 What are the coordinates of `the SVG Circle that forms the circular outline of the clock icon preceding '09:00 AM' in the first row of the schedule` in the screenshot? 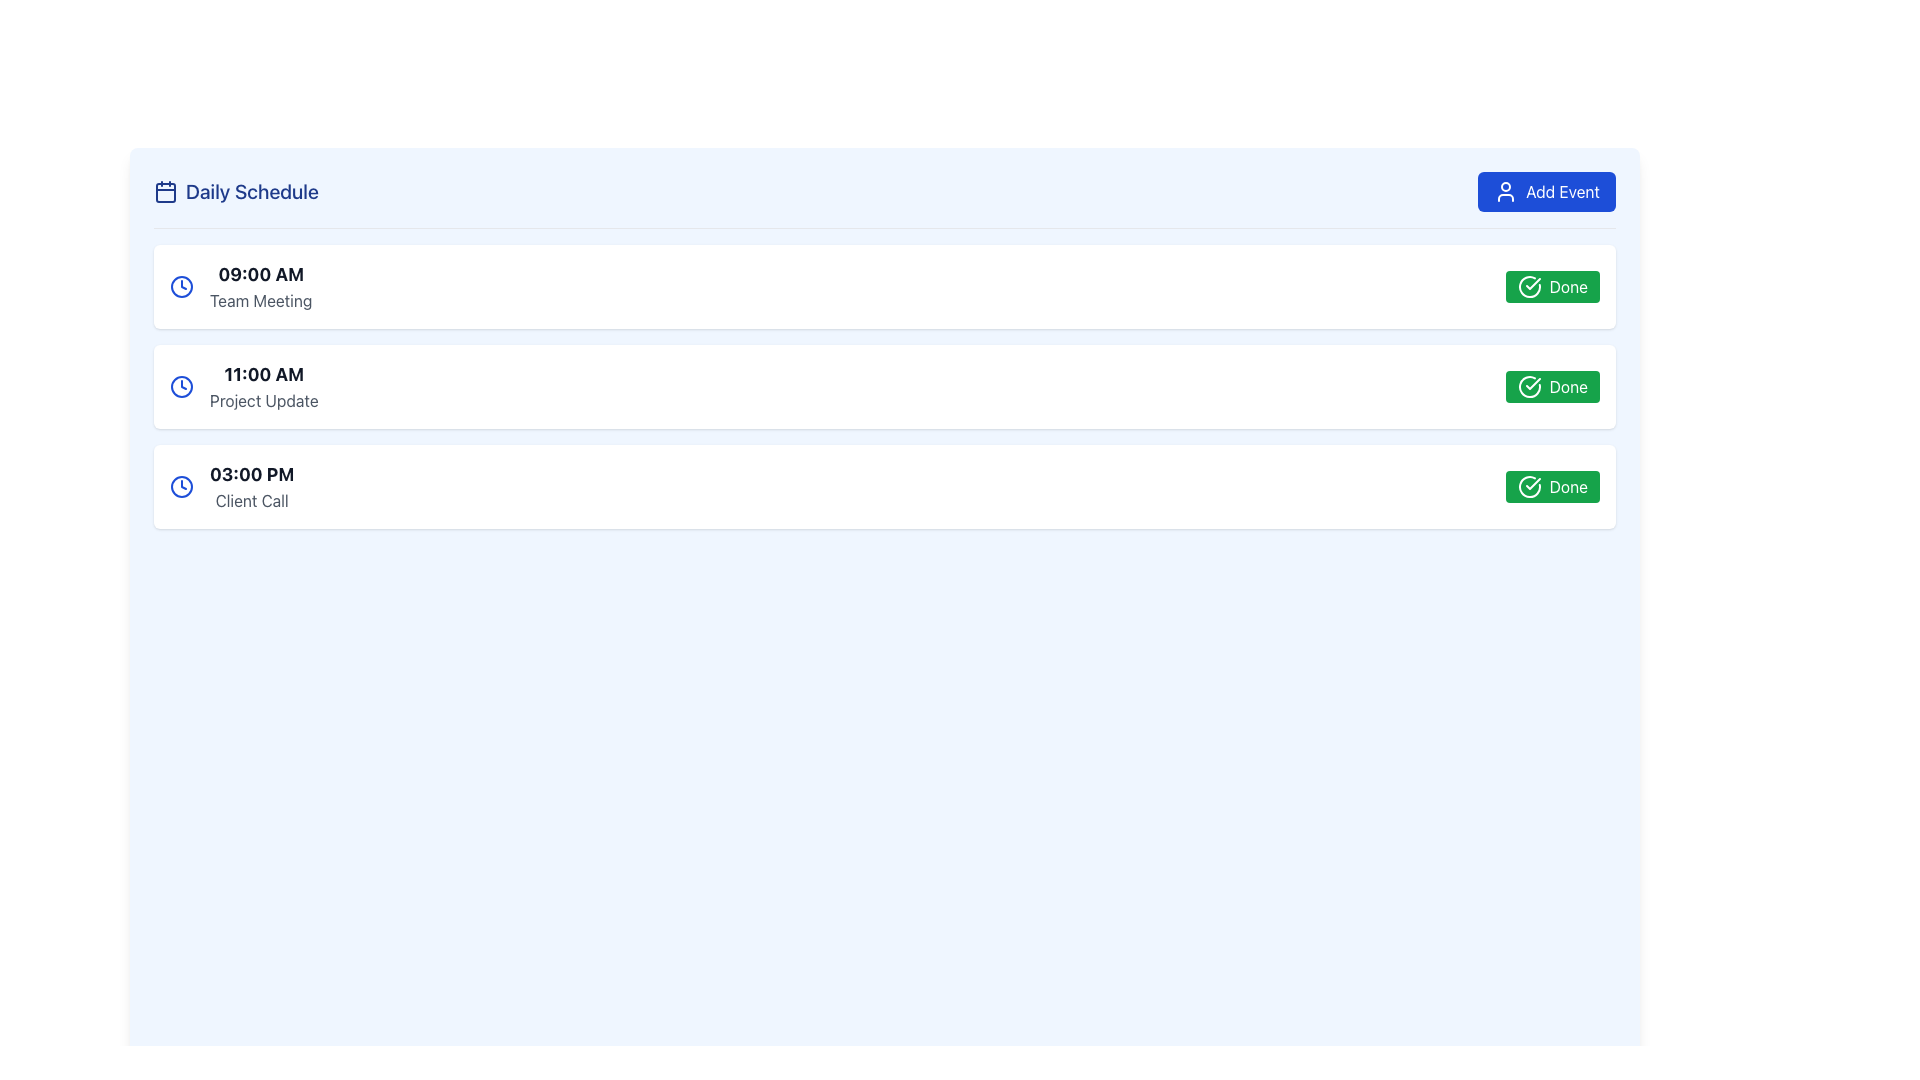 It's located at (182, 286).